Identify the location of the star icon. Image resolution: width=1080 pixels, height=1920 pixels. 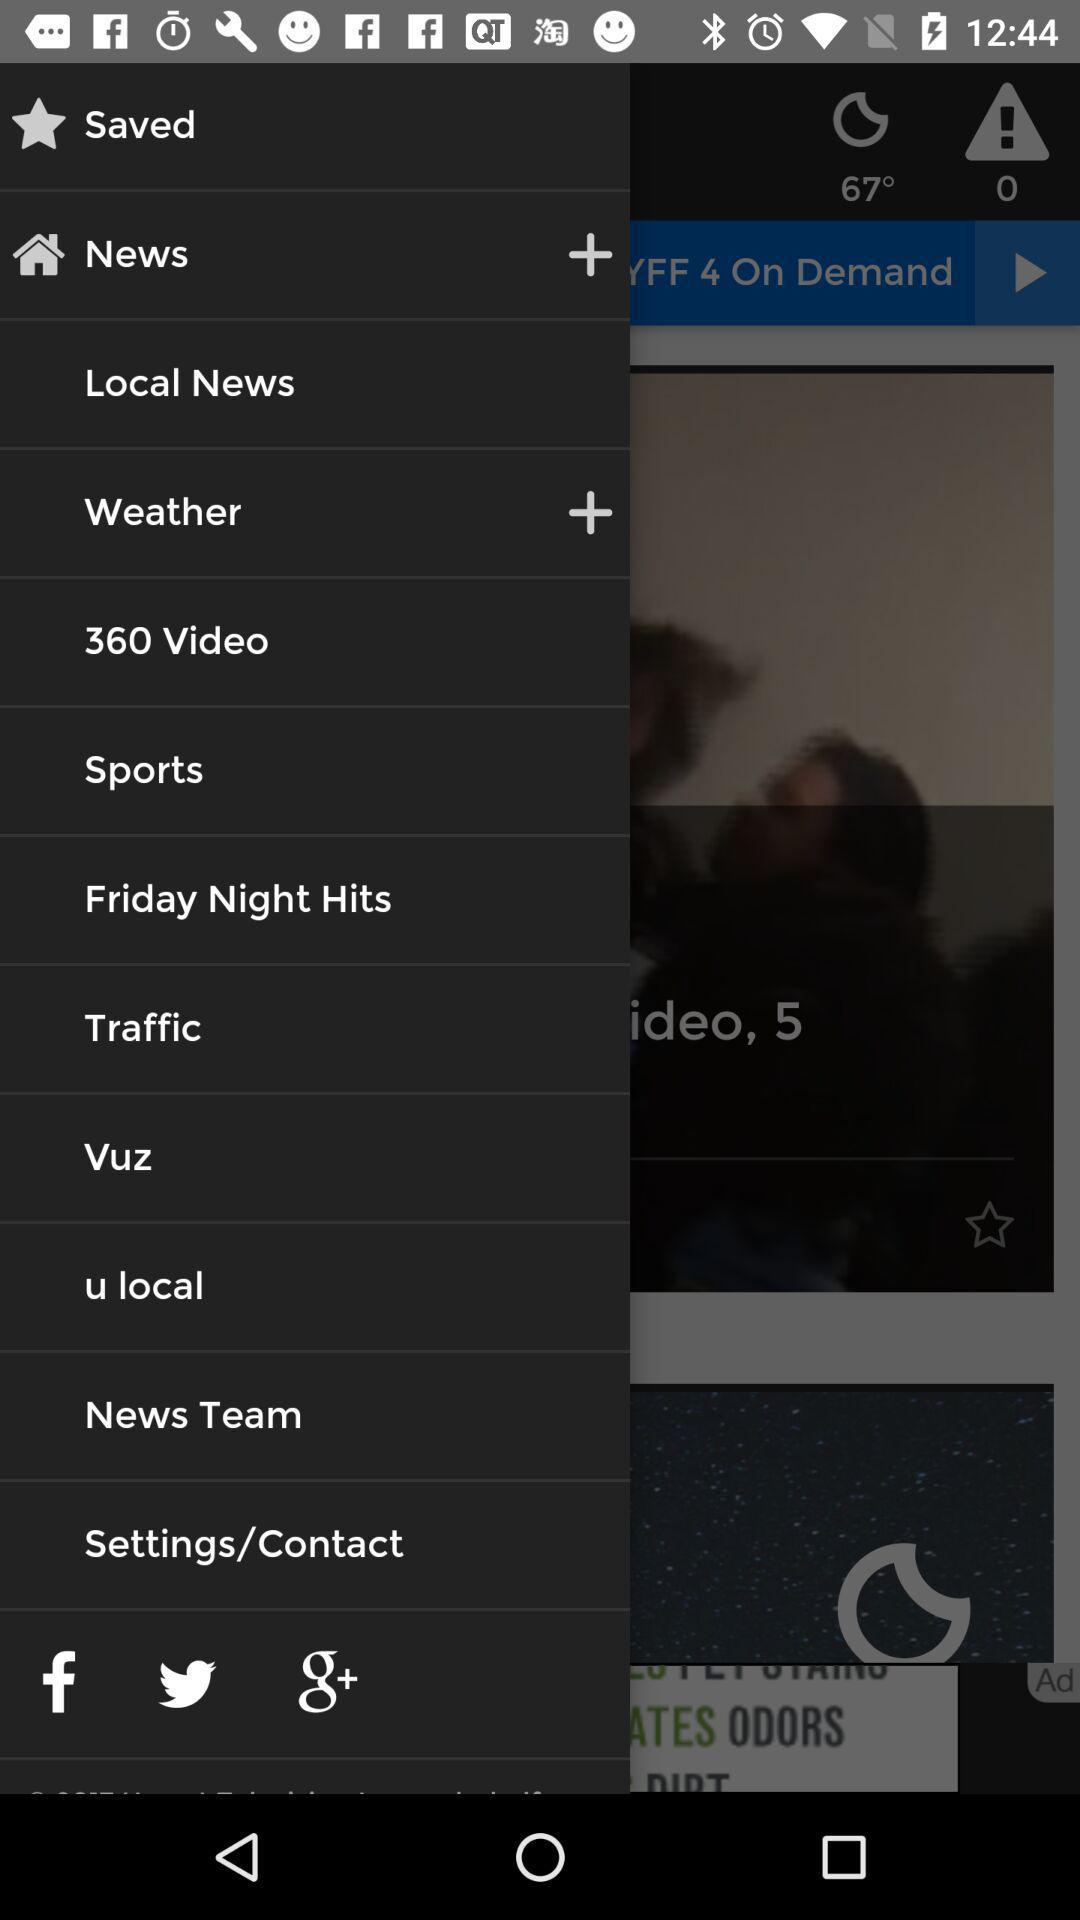
(72, 135).